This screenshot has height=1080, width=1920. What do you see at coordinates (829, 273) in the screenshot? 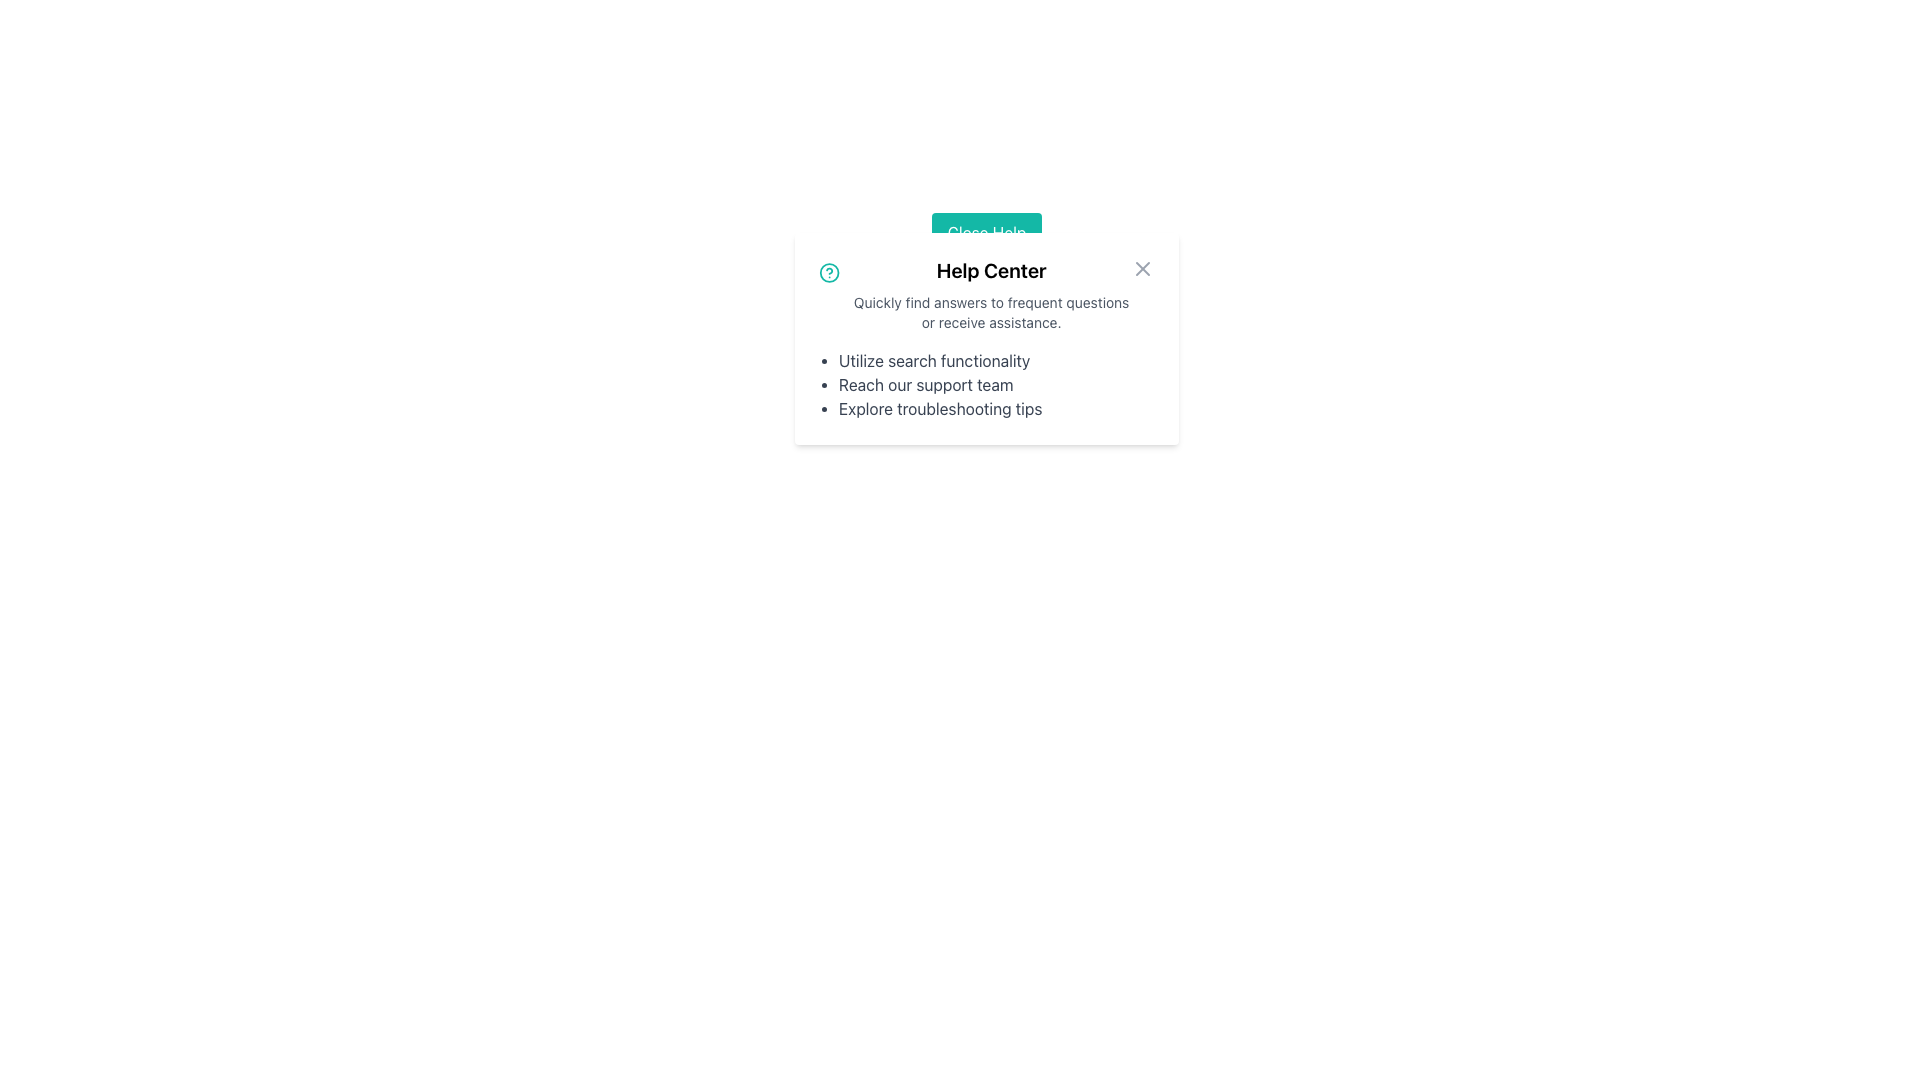
I see `the help icon located at the leftmost position of the help center card, next to the 'Help Center' text` at bounding box center [829, 273].